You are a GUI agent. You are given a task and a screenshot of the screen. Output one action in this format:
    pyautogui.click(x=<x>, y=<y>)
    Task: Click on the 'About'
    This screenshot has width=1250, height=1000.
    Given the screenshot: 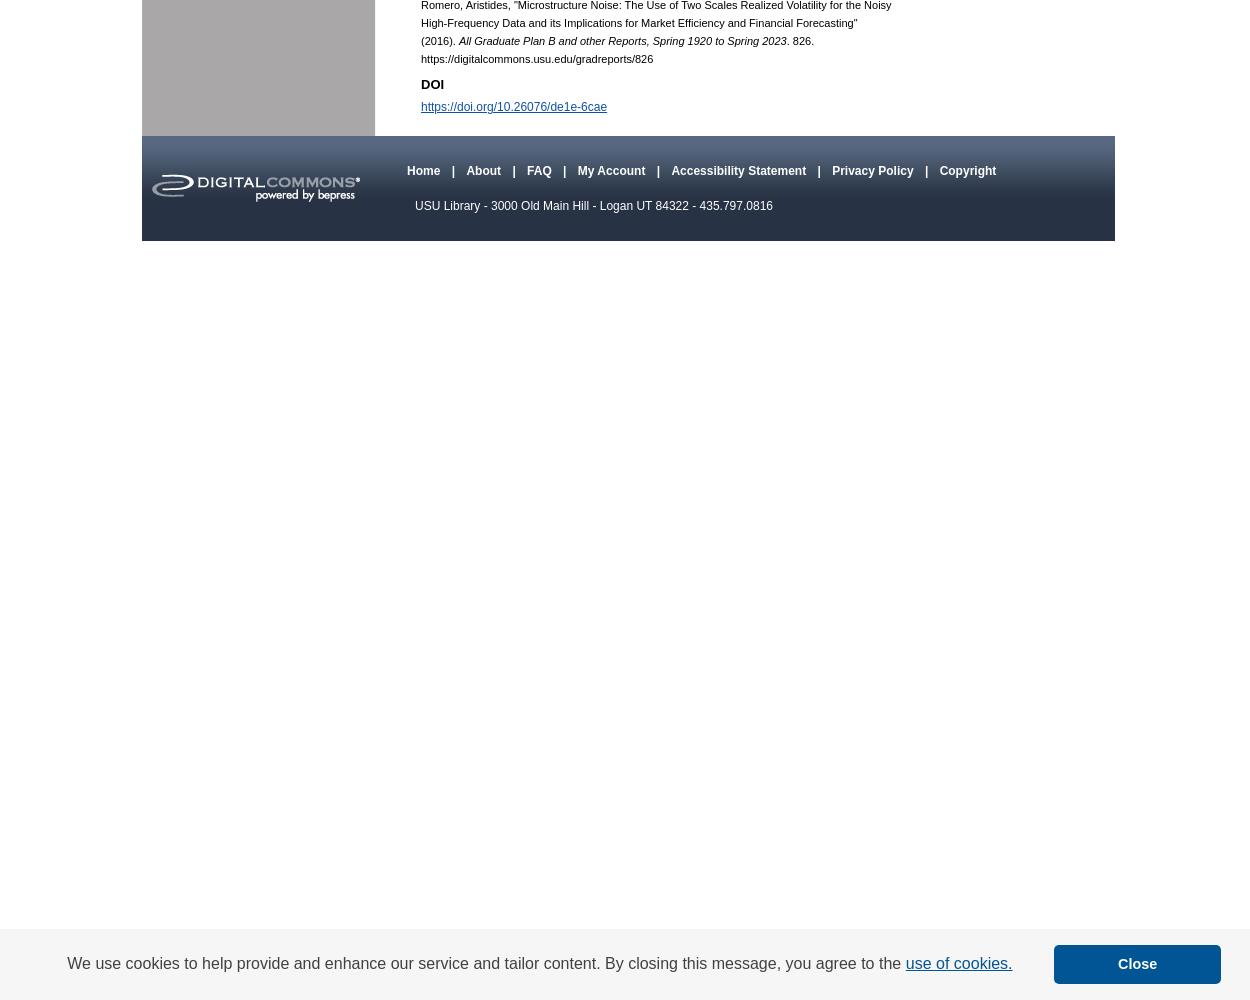 What is the action you would take?
    pyautogui.click(x=484, y=171)
    